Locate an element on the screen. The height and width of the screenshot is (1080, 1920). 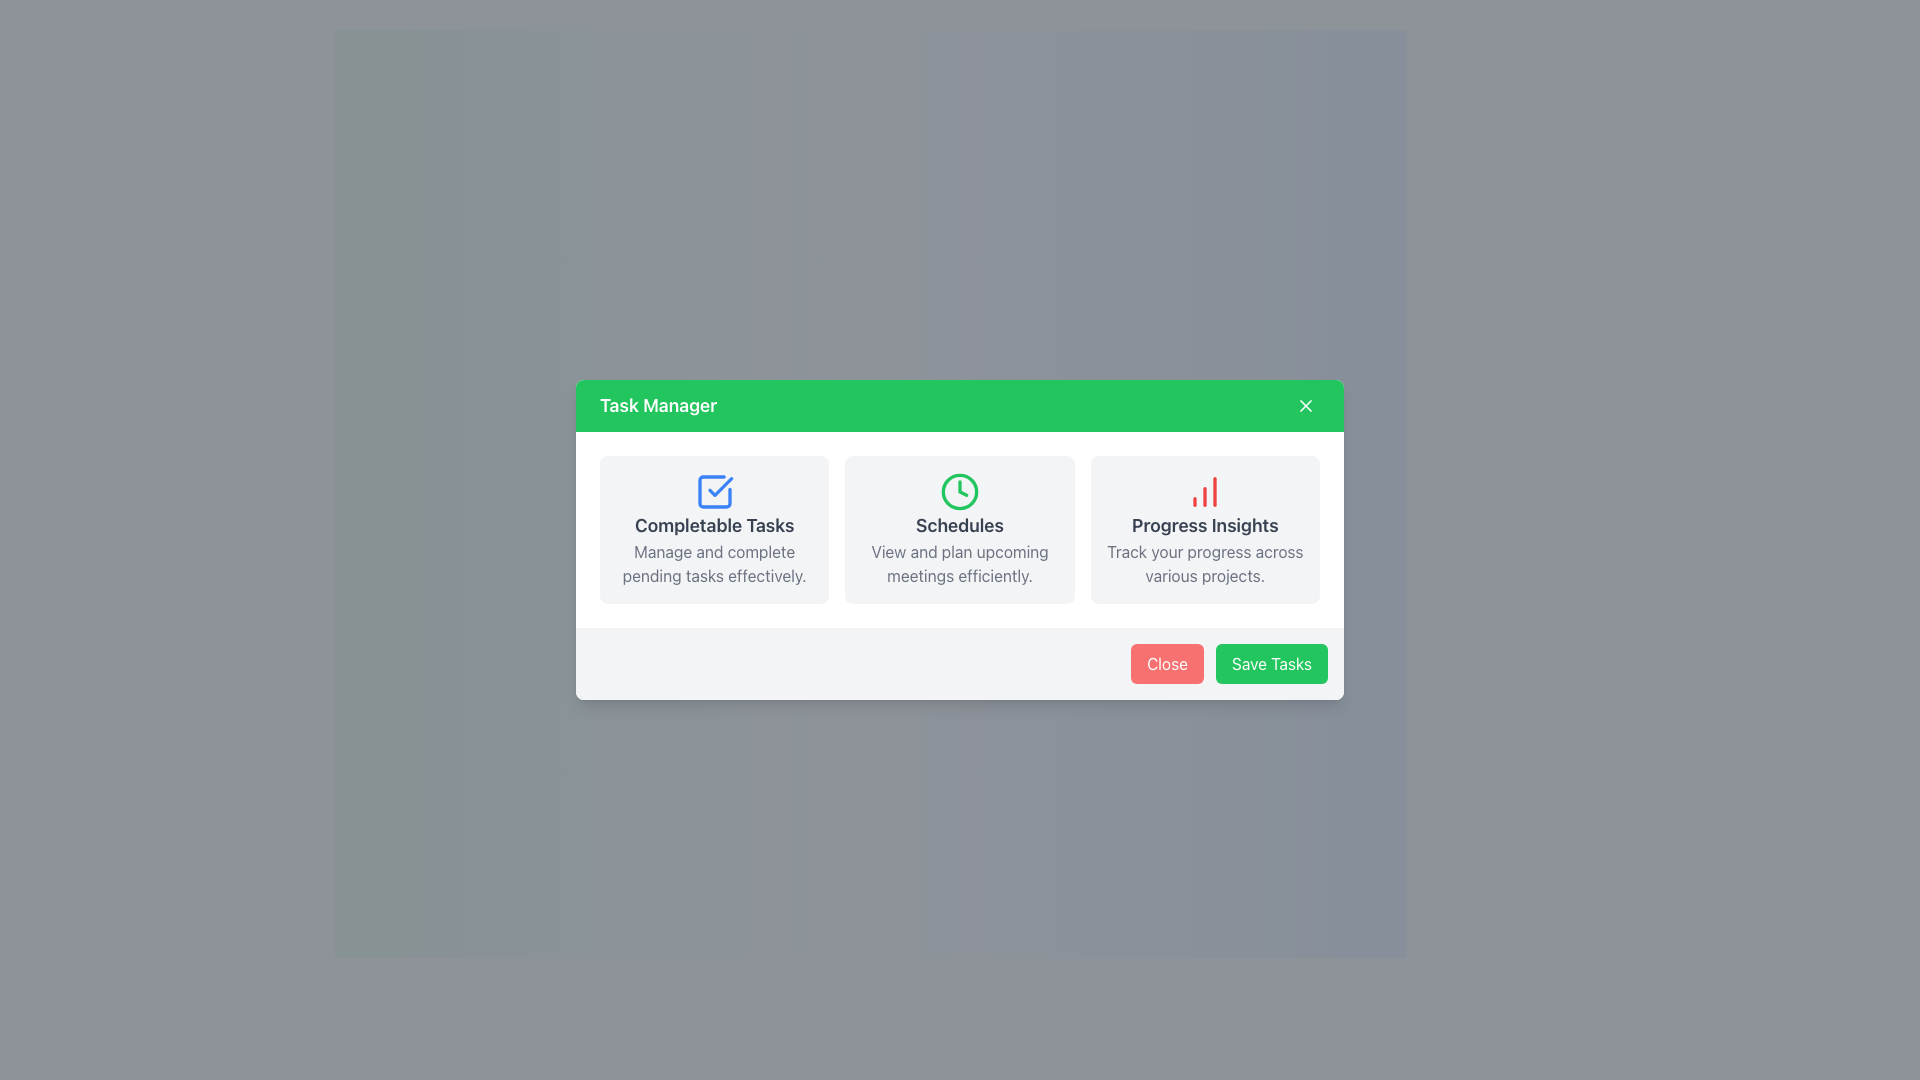
the close button located in the top-right corner of the 'Task Manager' modal header to change its background color is located at coordinates (1305, 405).